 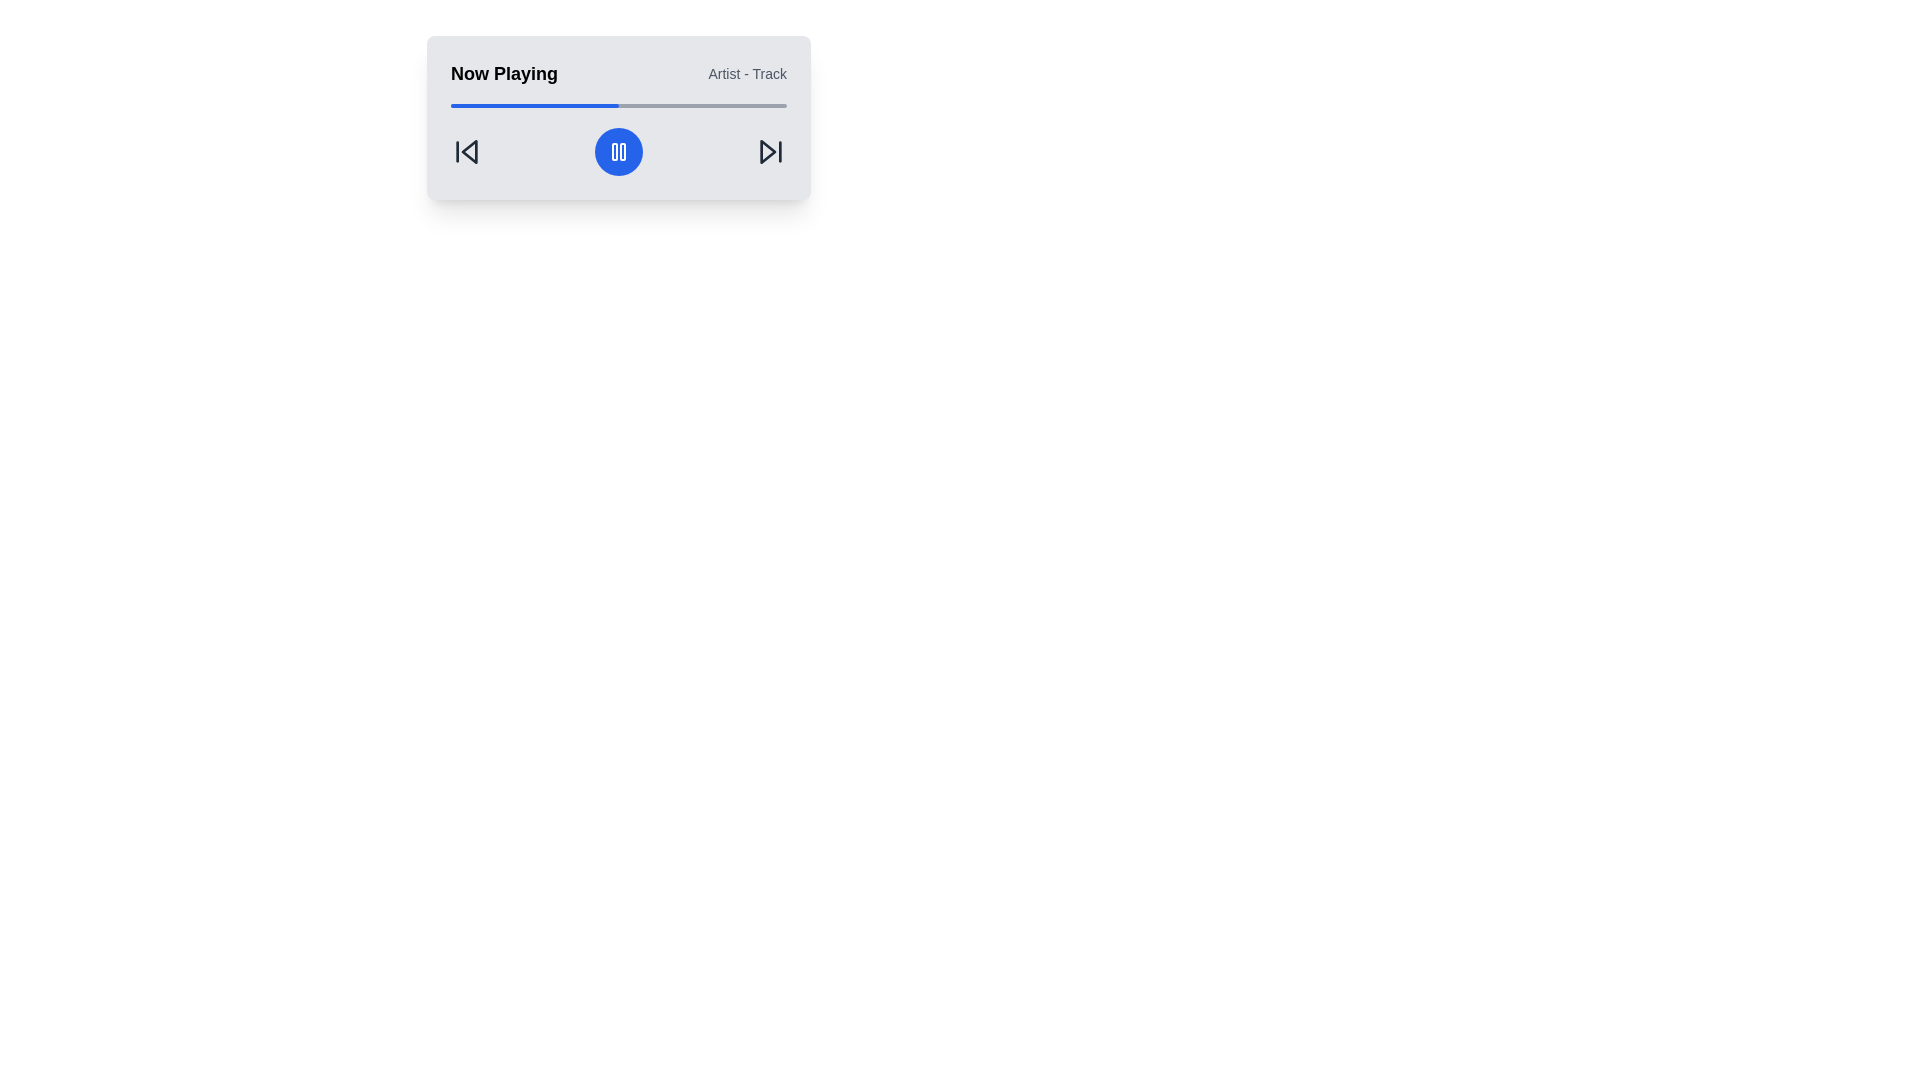 I want to click on the skip-back button in the media control interface for keyboard navigation, so click(x=468, y=150).